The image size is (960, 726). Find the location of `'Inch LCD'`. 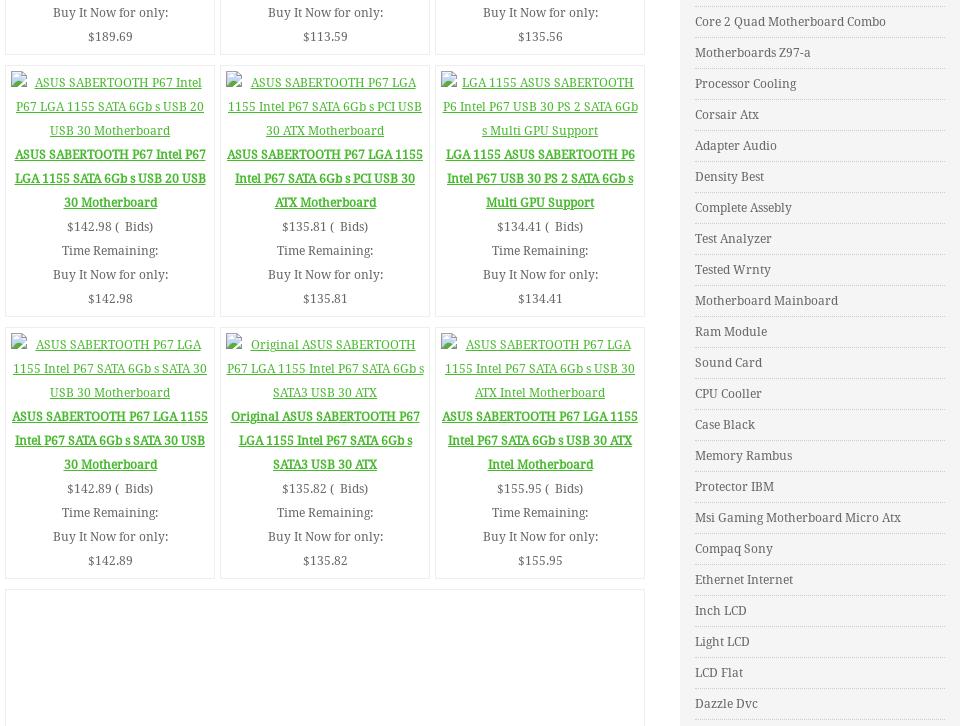

'Inch LCD' is located at coordinates (720, 610).